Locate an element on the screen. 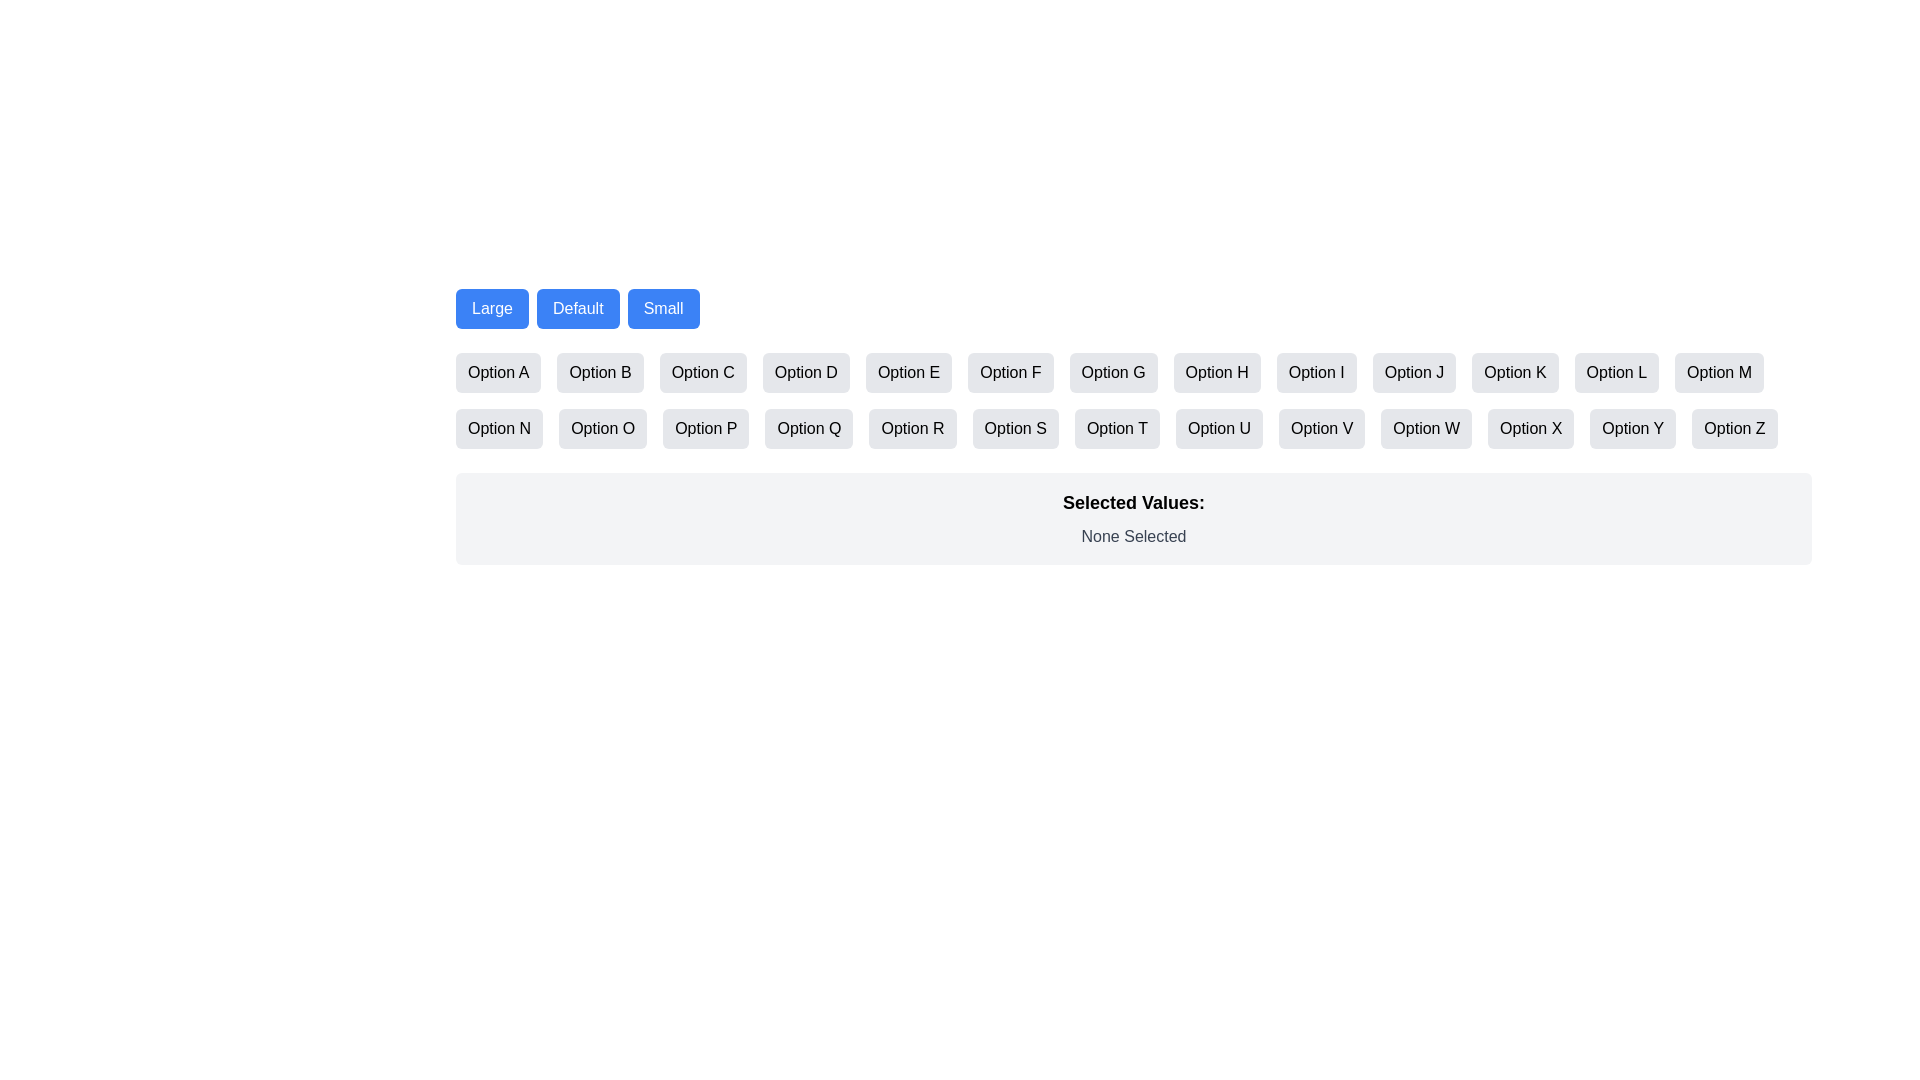 The width and height of the screenshot is (1920, 1080). the blue 'Default' button with white text is located at coordinates (576, 308).